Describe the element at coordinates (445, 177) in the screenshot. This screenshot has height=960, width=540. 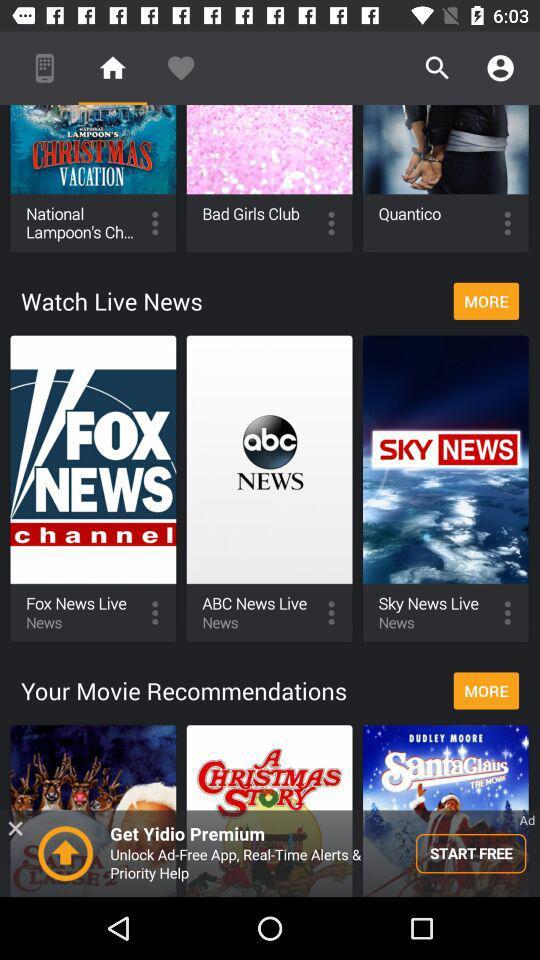
I see `the third picture from the top which have text below quantico` at that location.